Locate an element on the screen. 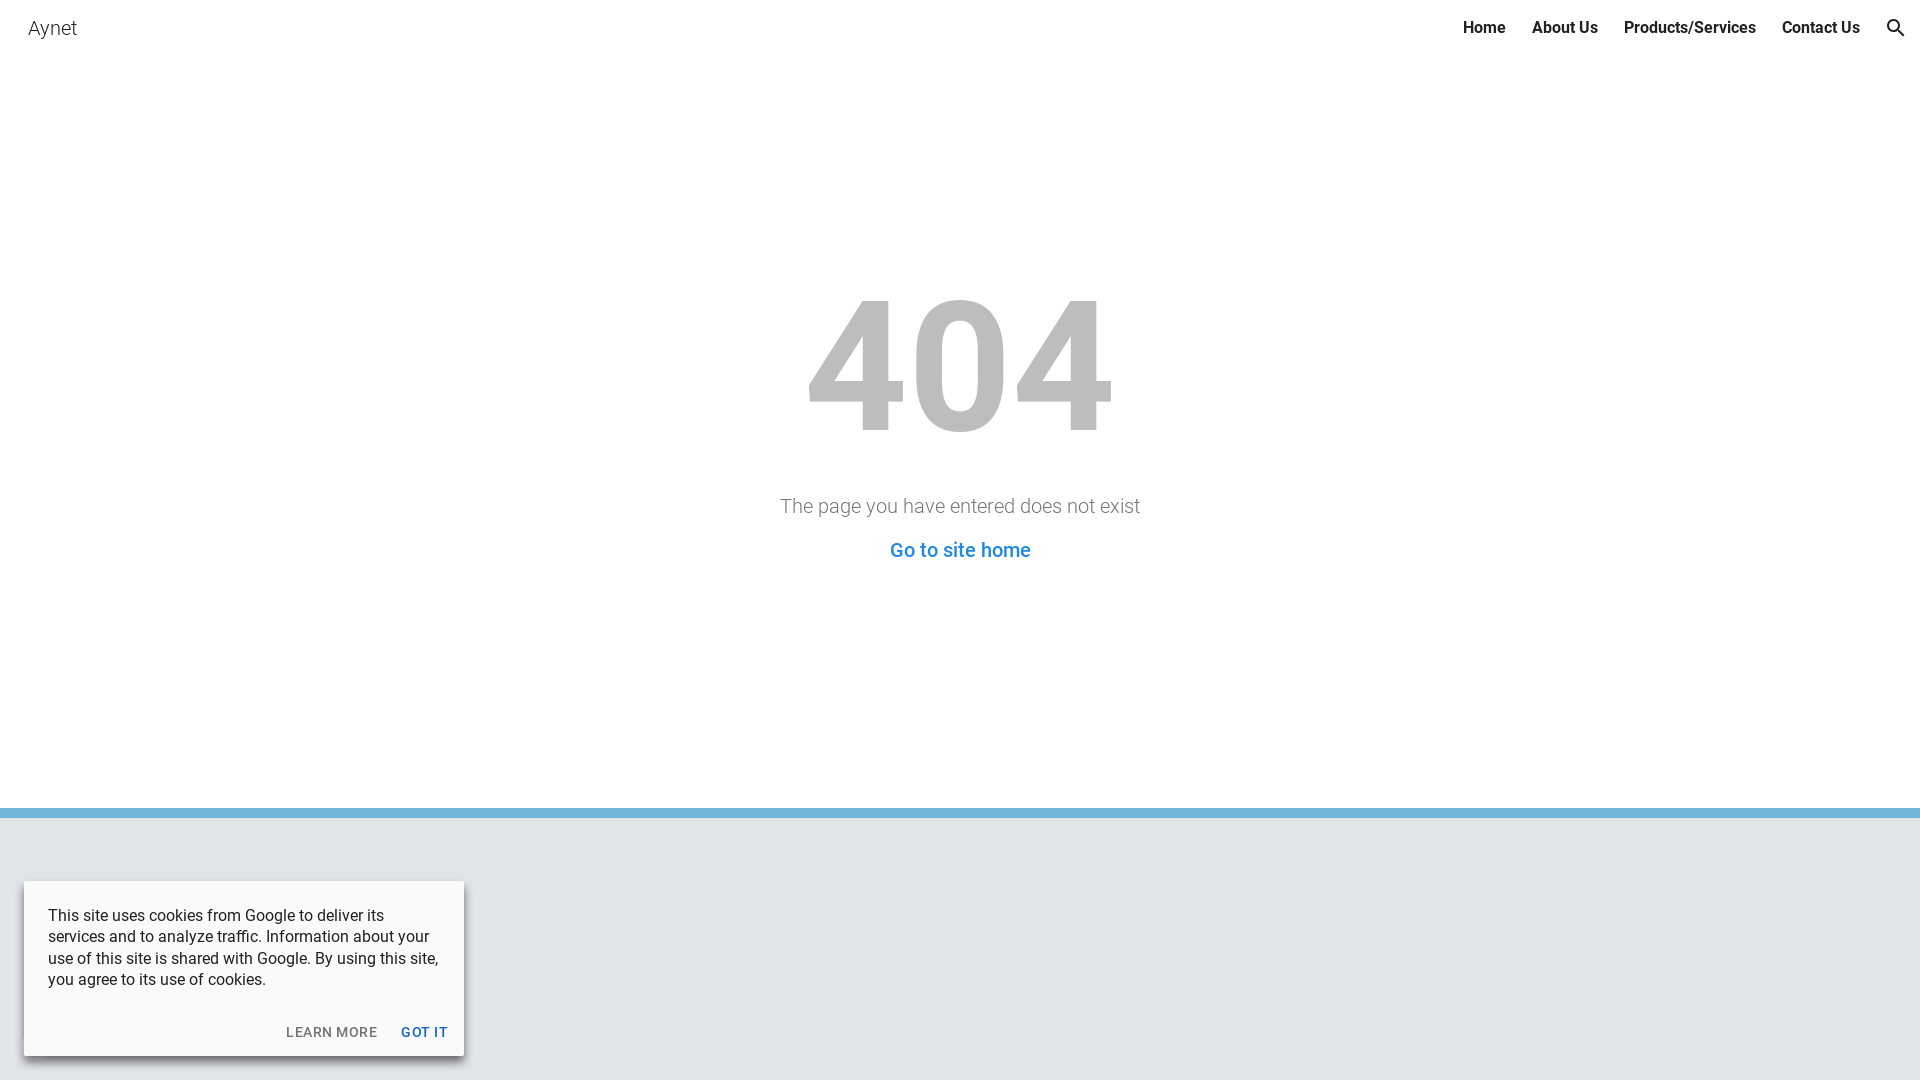 This screenshot has width=1920, height=1080. 'About Us' is located at coordinates (1563, 27).